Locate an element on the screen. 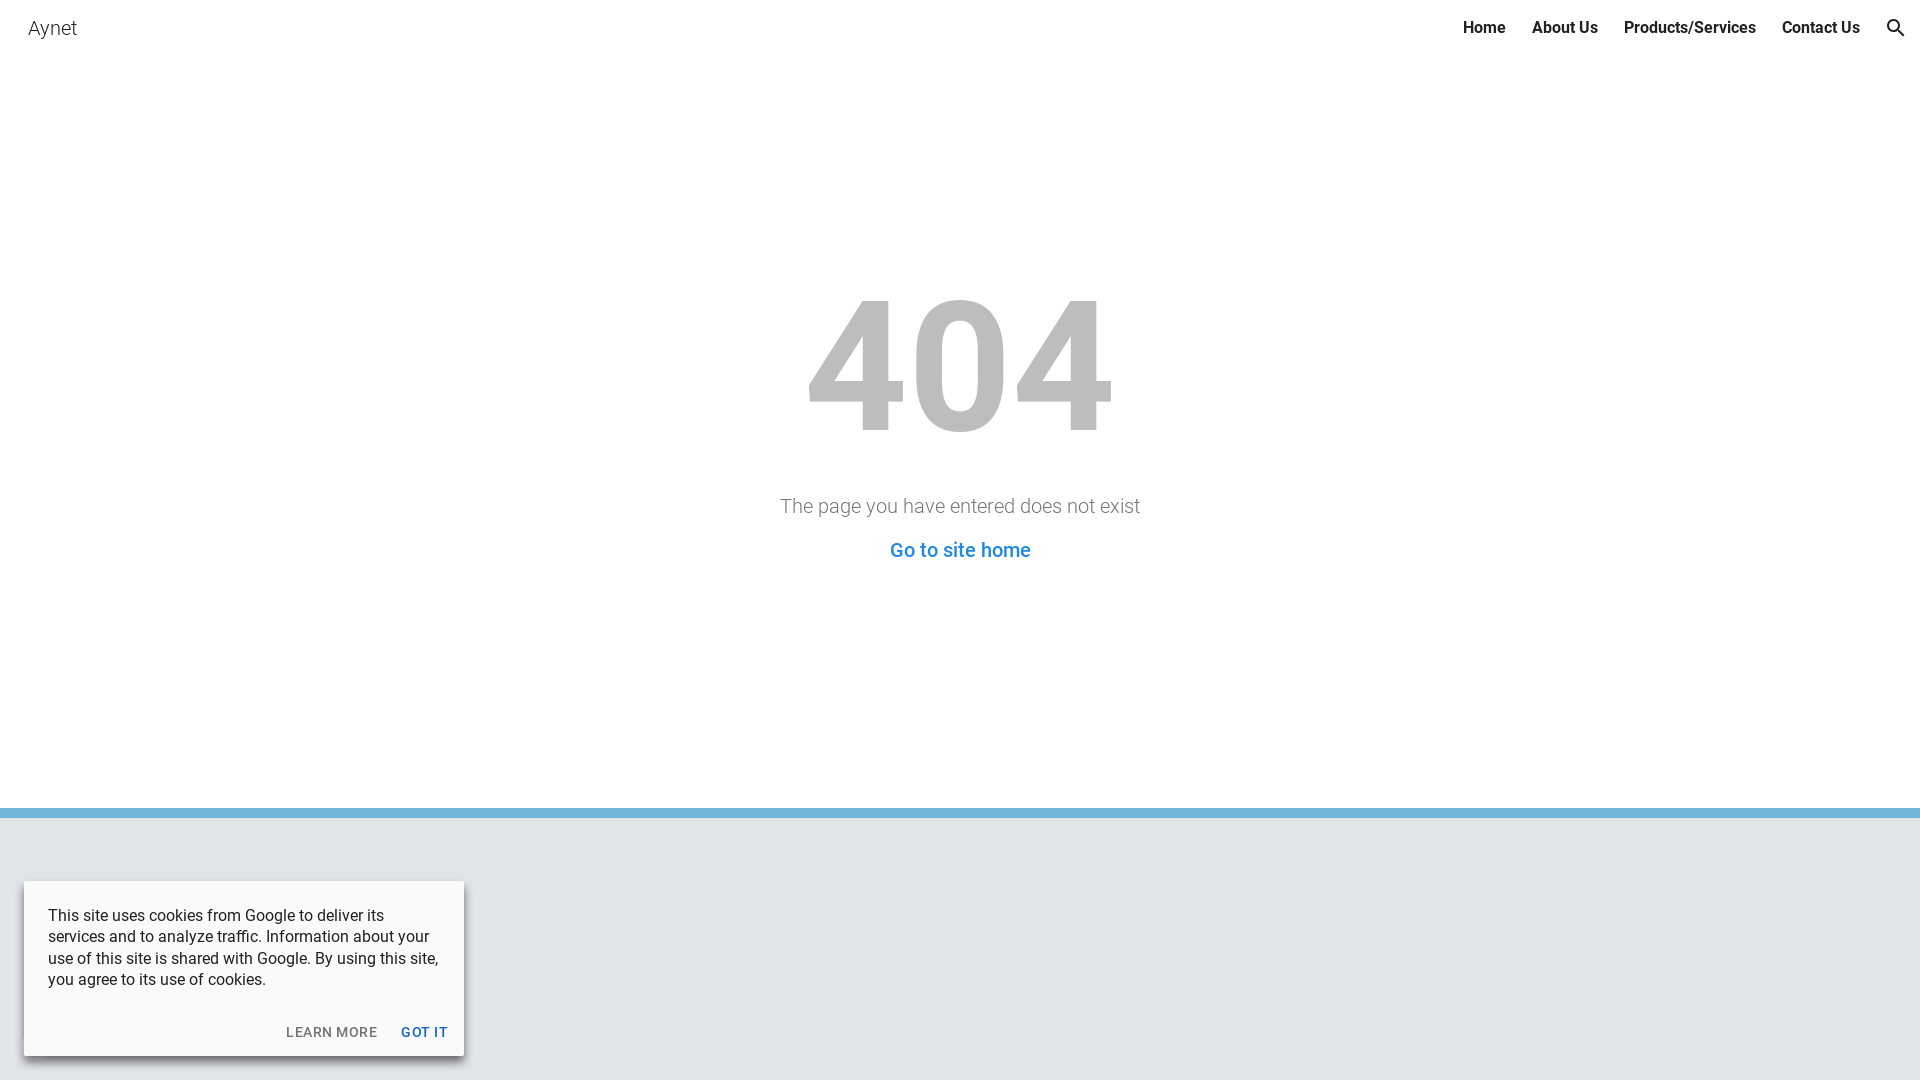 This screenshot has width=1920, height=1080. 'About Us' is located at coordinates (1563, 27).